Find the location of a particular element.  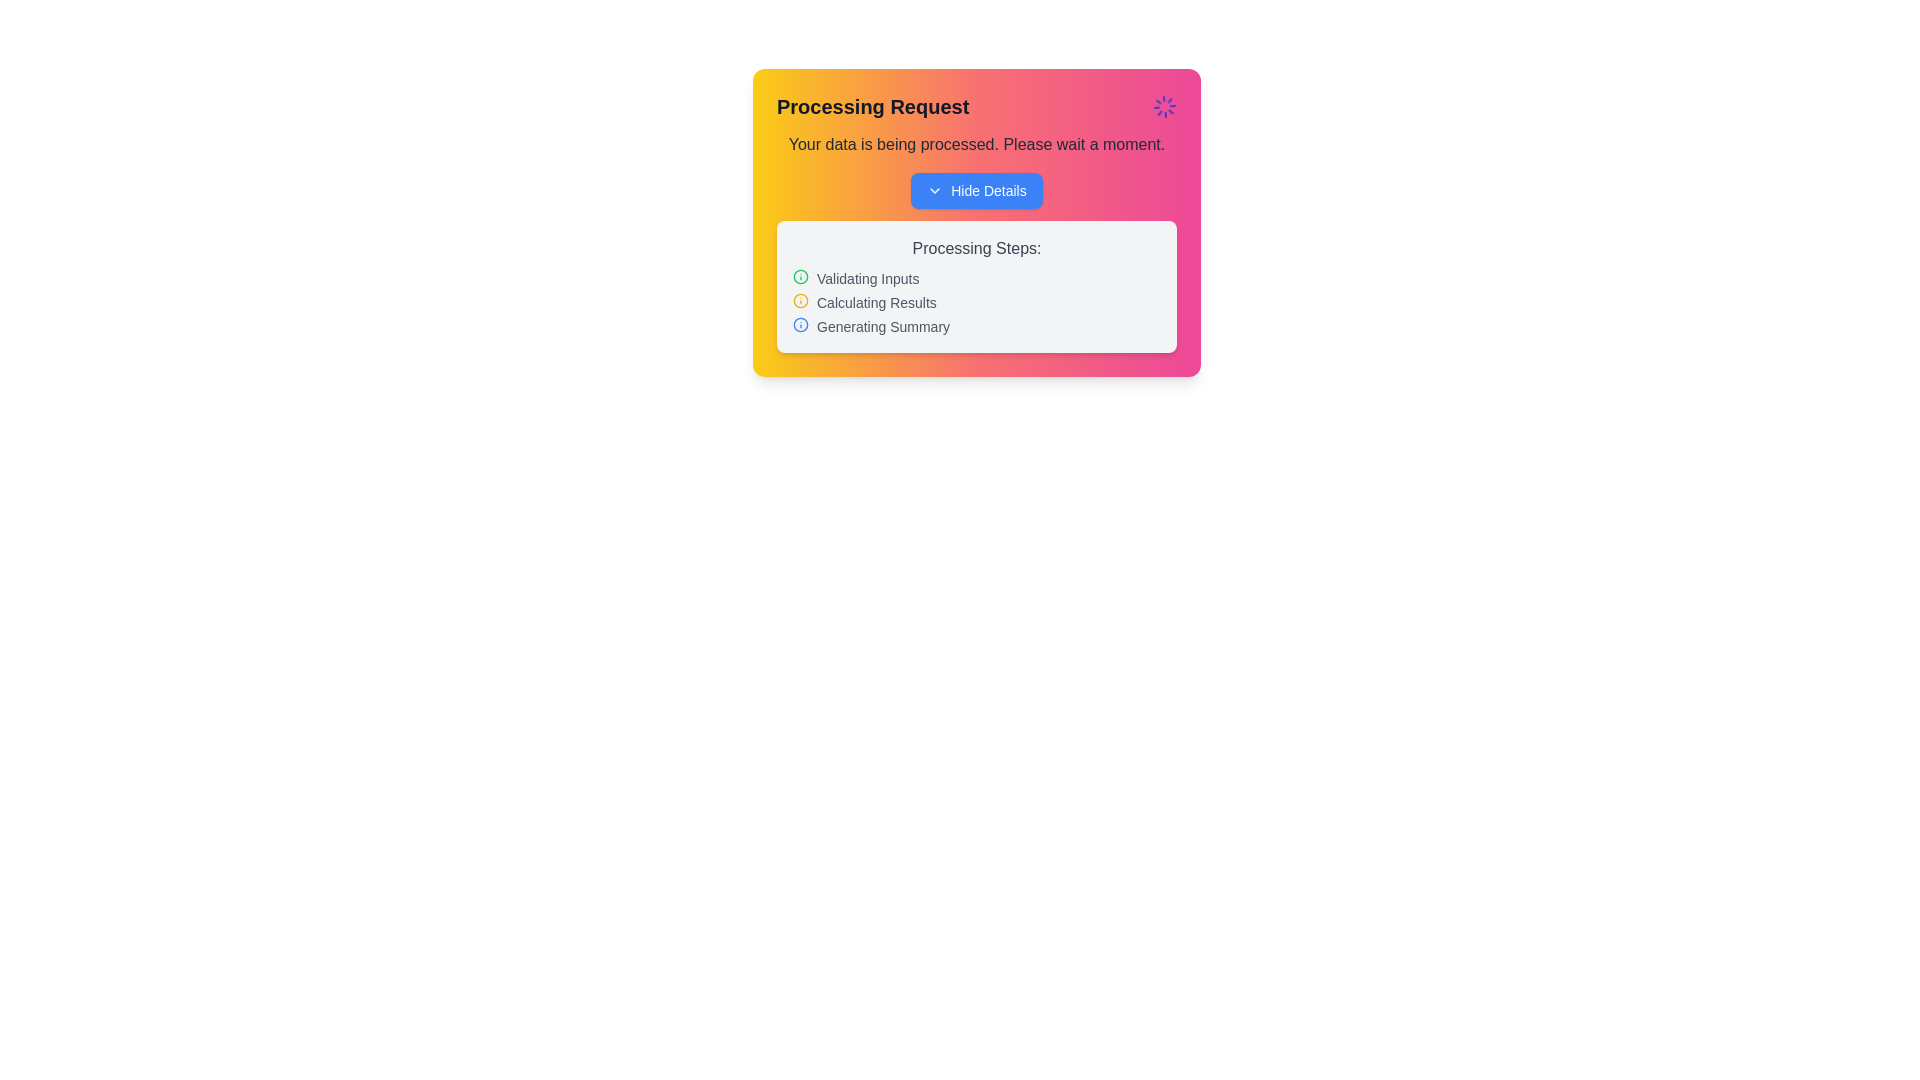

the small circular 'info' icon with a green border, located to the left of the text 'Validating Inputs' is located at coordinates (801, 277).